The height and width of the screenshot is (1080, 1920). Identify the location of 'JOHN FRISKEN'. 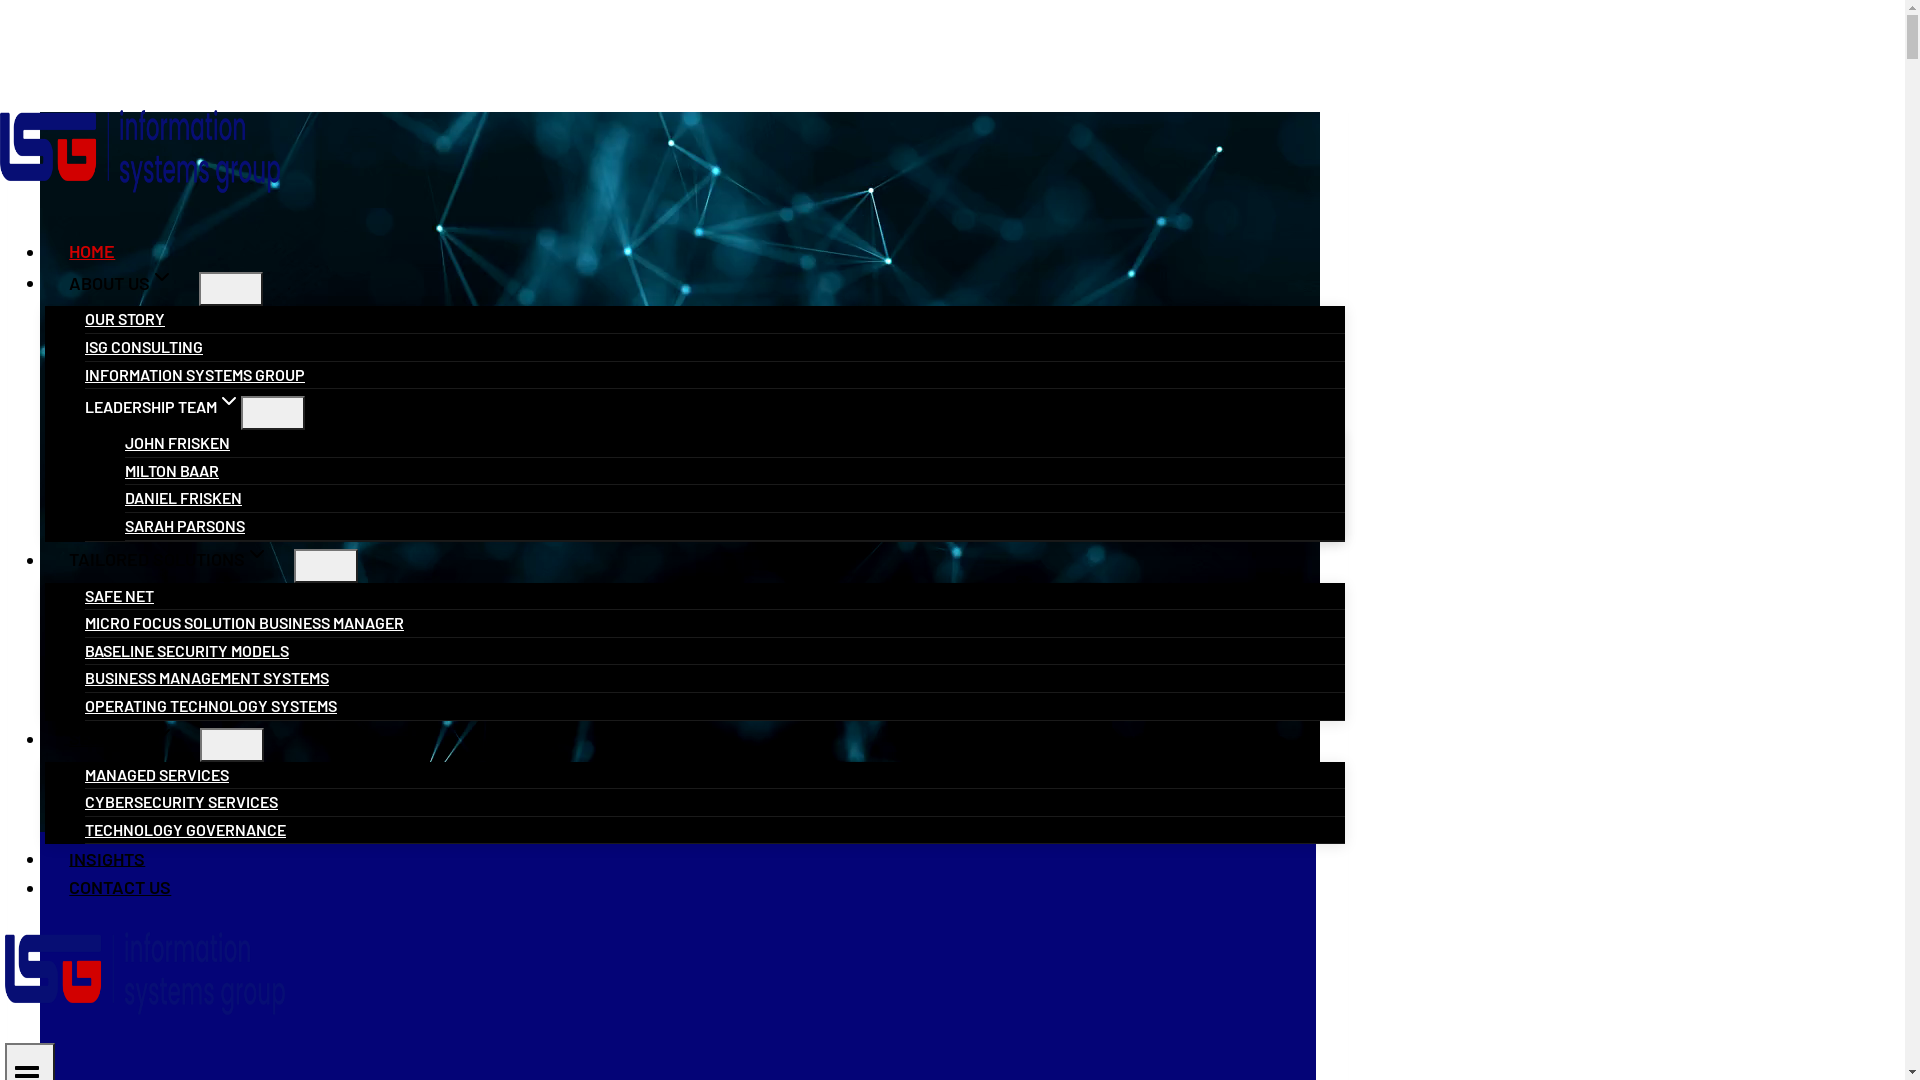
(177, 441).